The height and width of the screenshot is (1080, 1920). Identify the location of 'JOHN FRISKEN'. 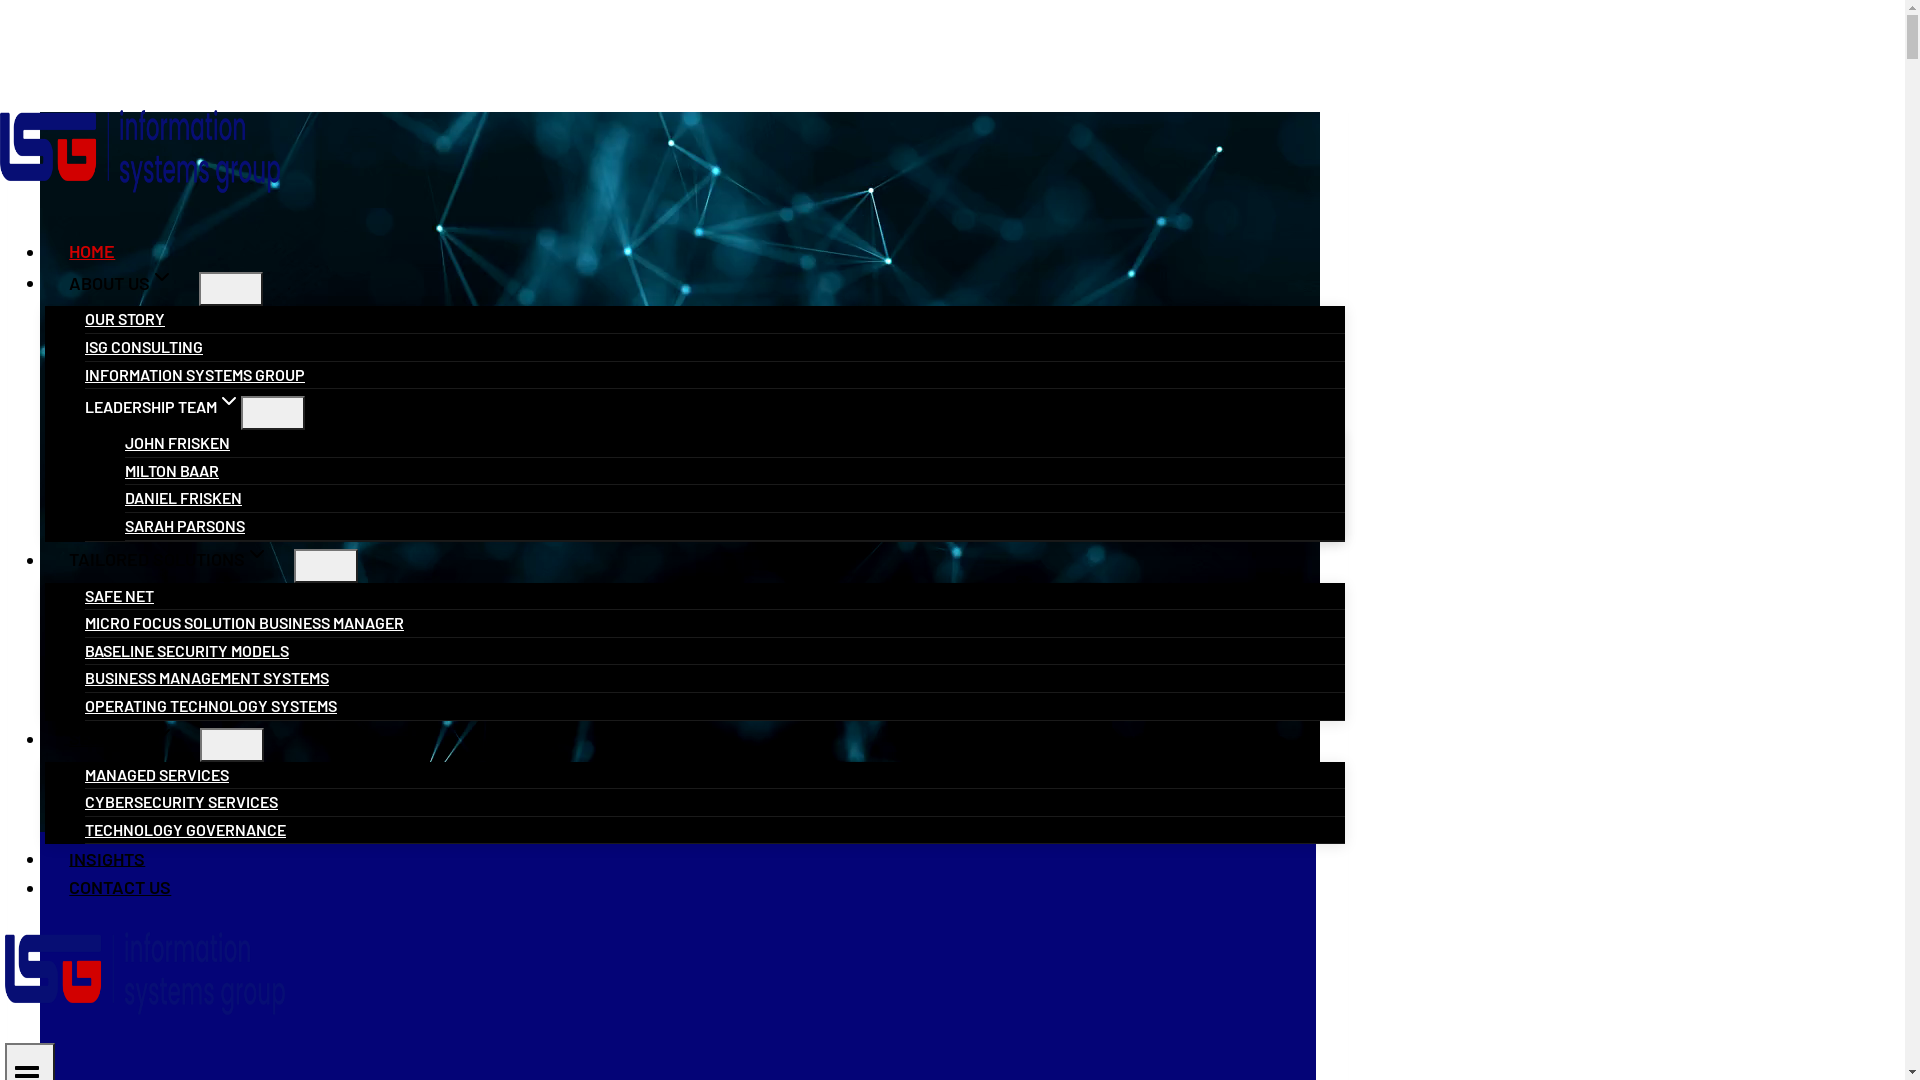
(177, 441).